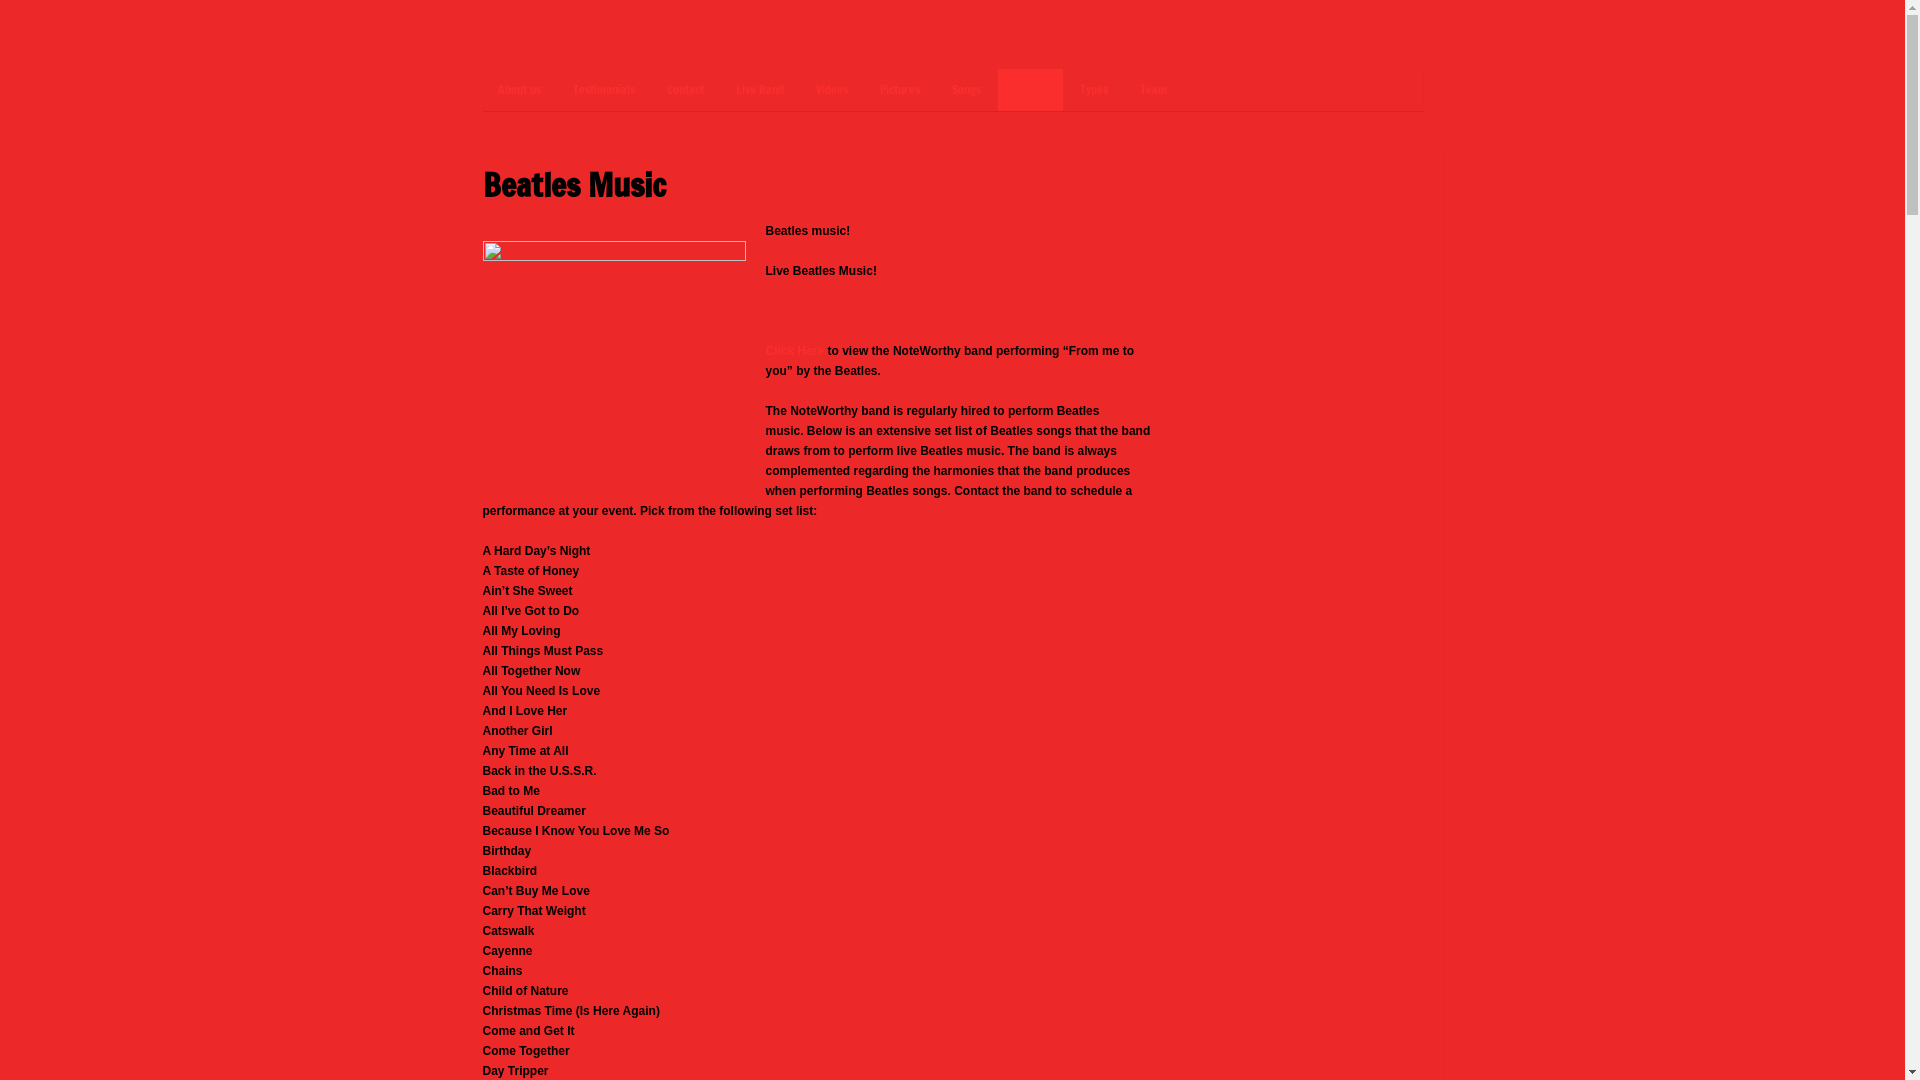 This screenshot has height=1080, width=1920. Describe the element at coordinates (603, 88) in the screenshot. I see `'Testimonials'` at that location.